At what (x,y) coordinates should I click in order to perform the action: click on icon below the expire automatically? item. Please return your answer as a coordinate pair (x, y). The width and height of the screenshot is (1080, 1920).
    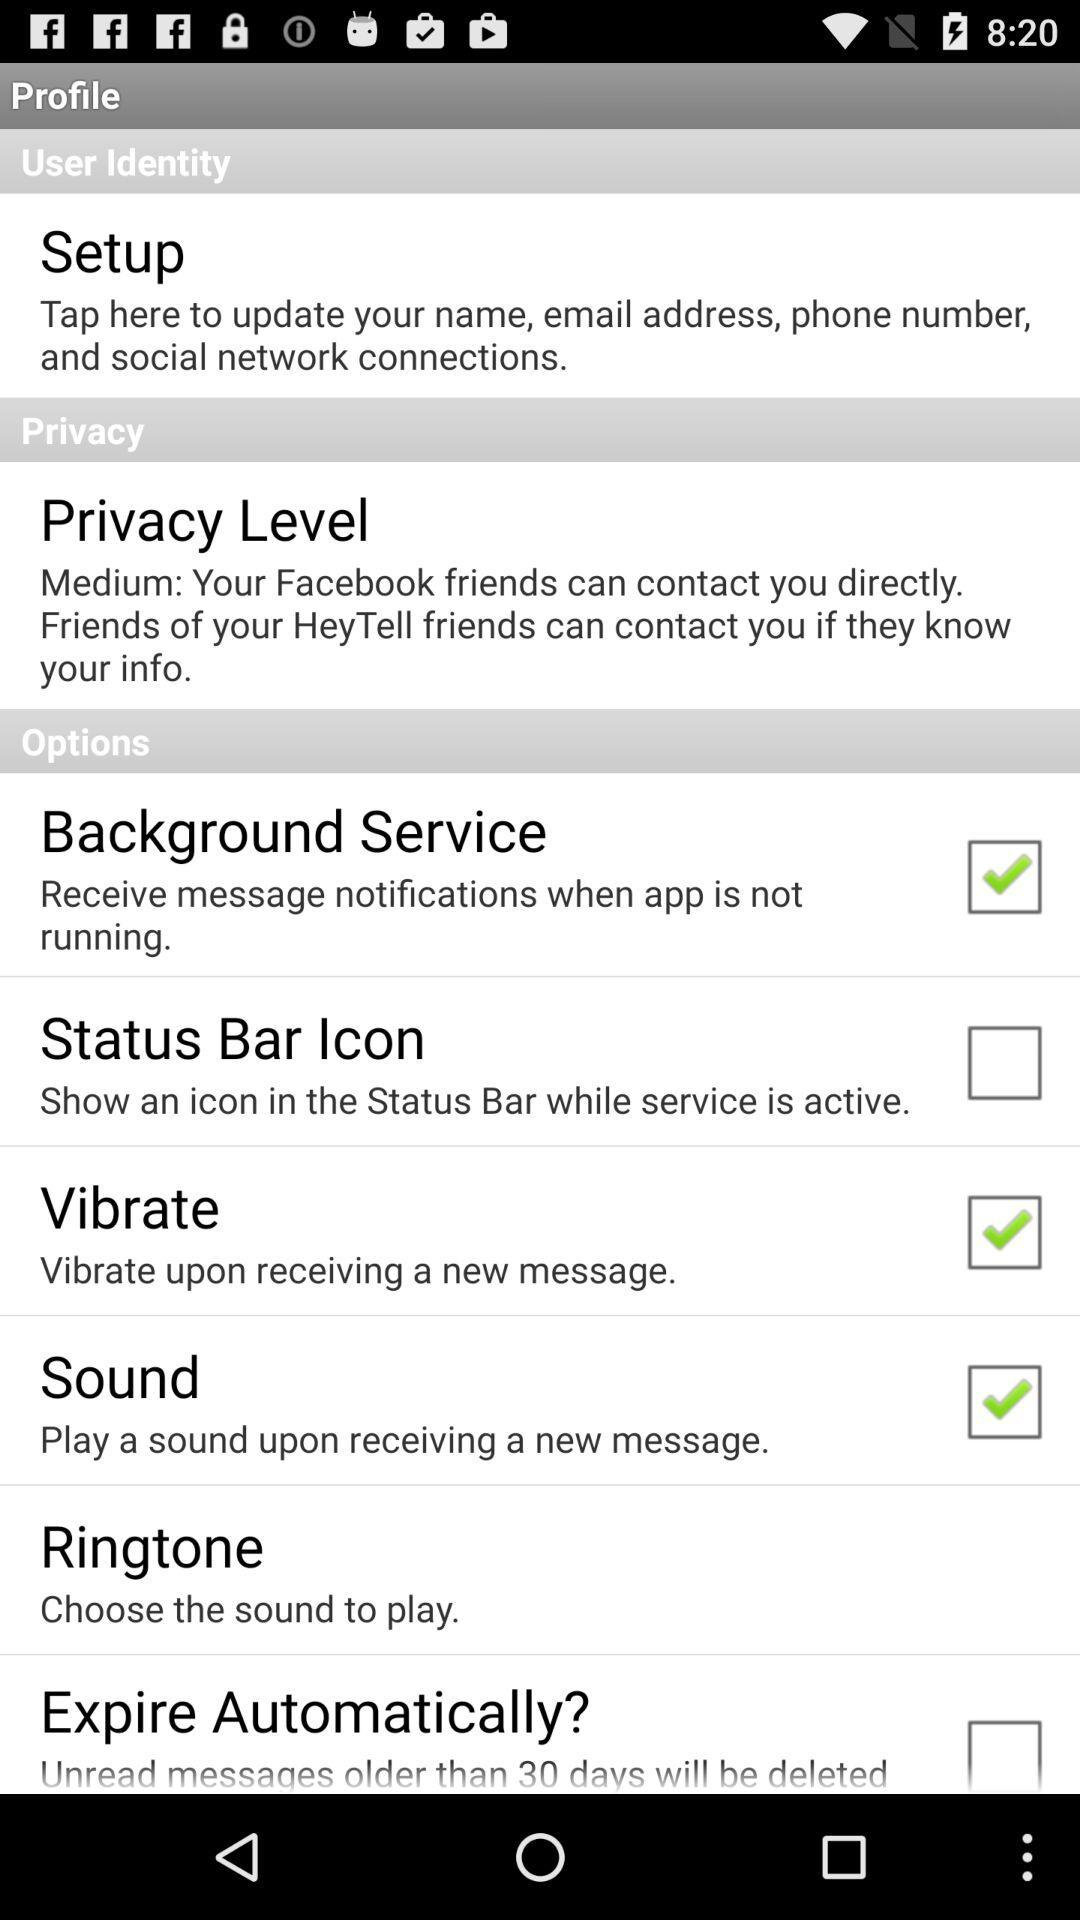
    Looking at the image, I should click on (489, 1771).